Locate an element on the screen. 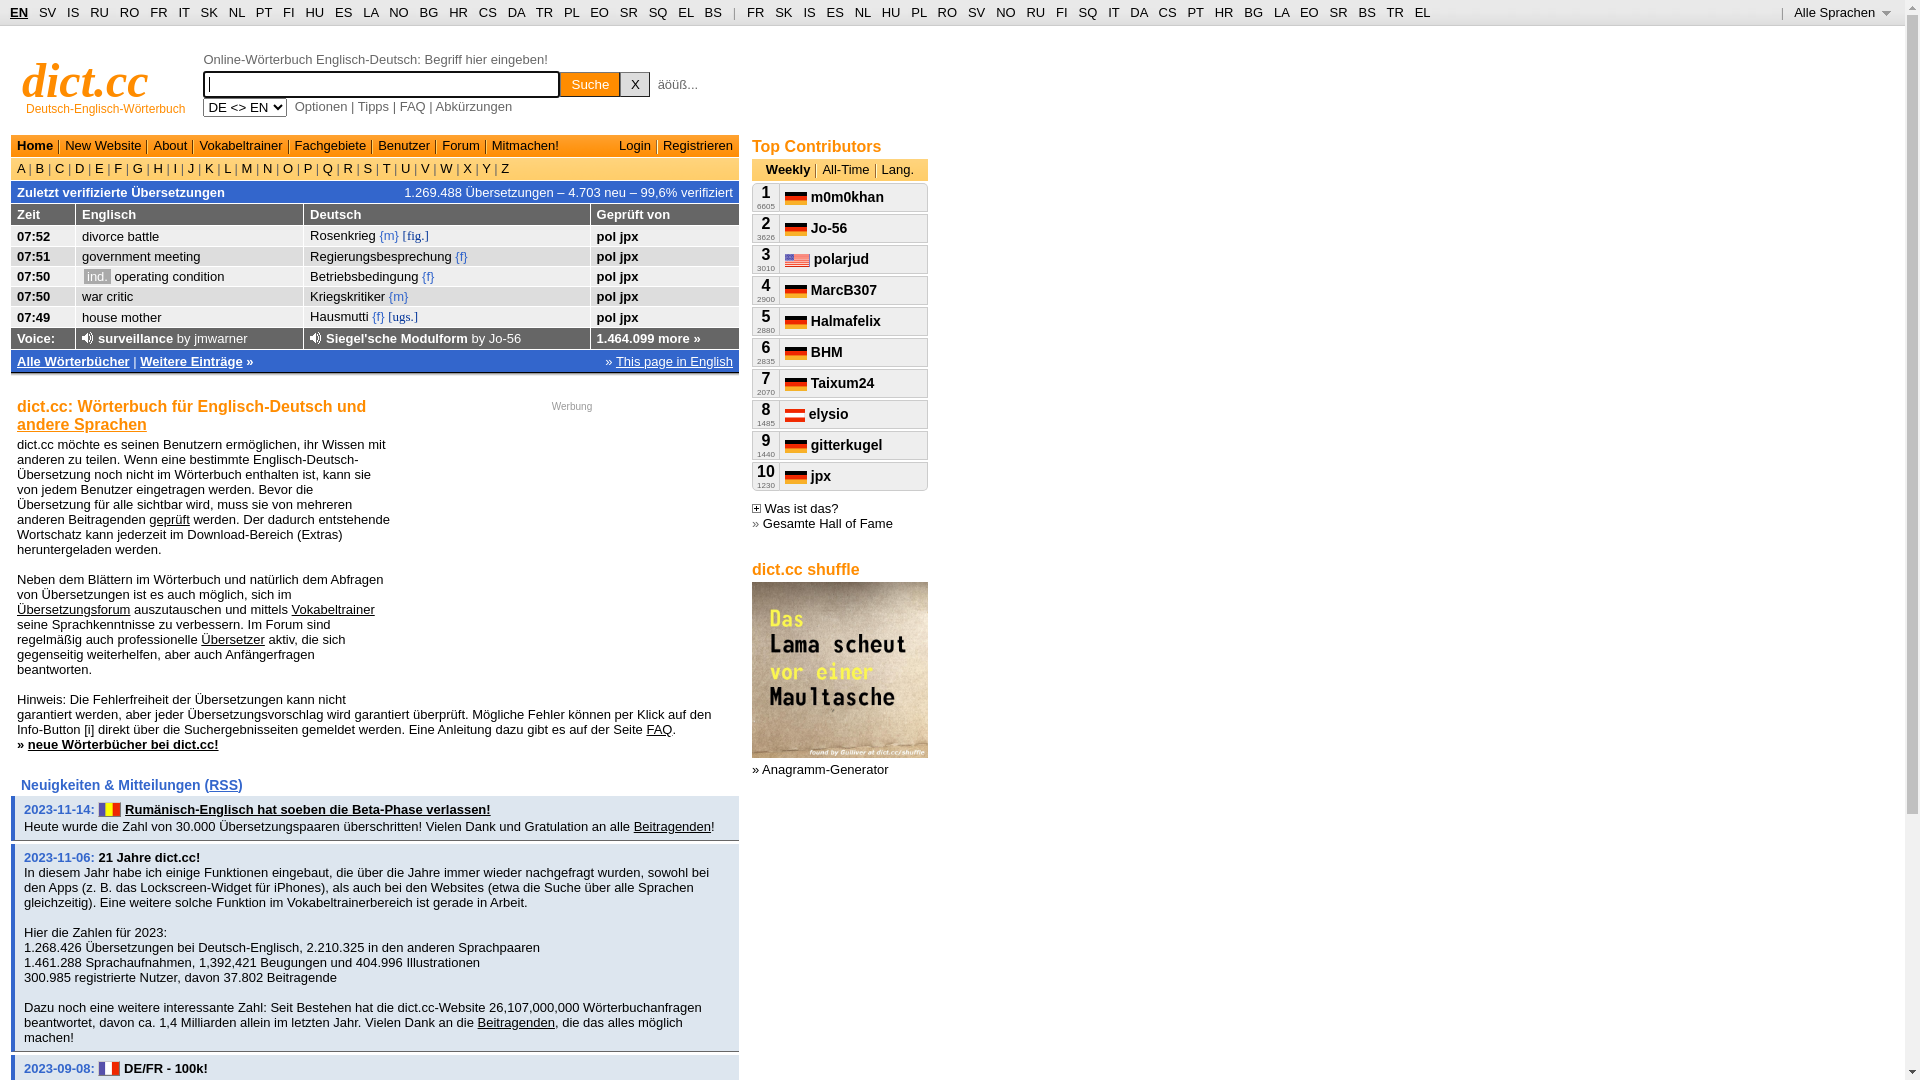 Image resolution: width=1920 pixels, height=1080 pixels. 'divorce battle' is located at coordinates (119, 234).